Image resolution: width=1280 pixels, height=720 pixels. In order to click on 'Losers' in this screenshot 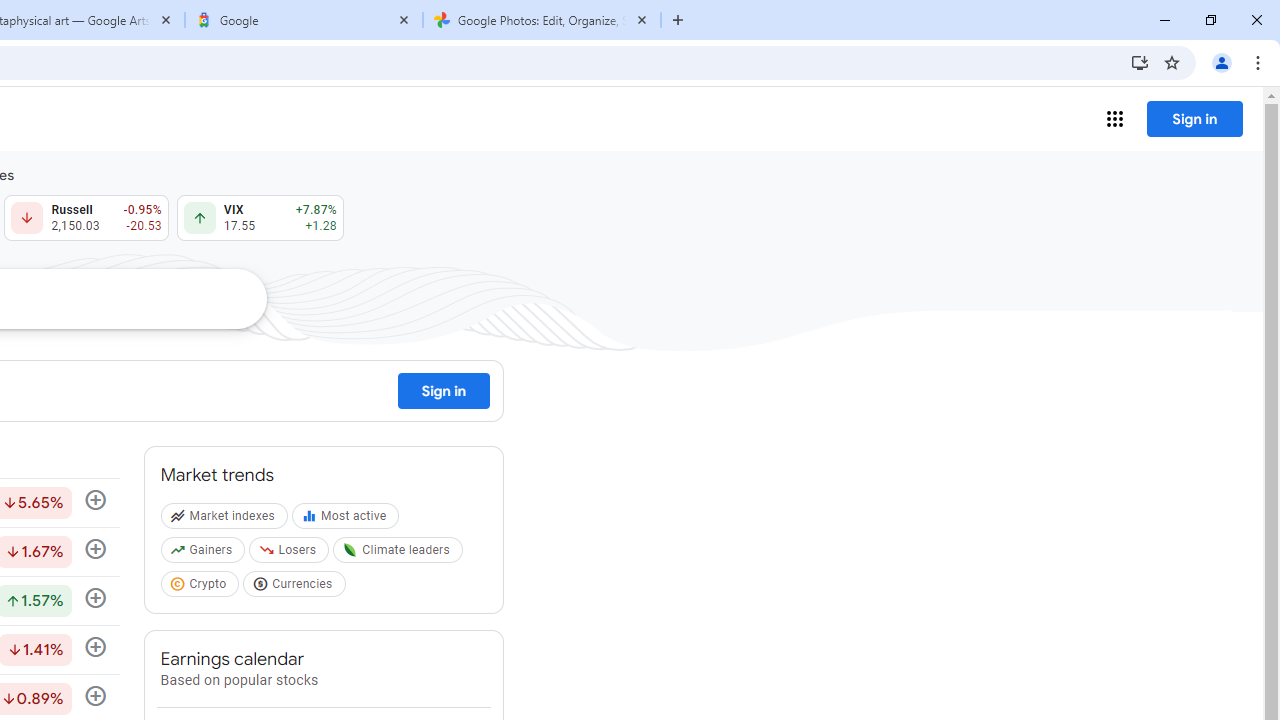, I will do `click(290, 554)`.